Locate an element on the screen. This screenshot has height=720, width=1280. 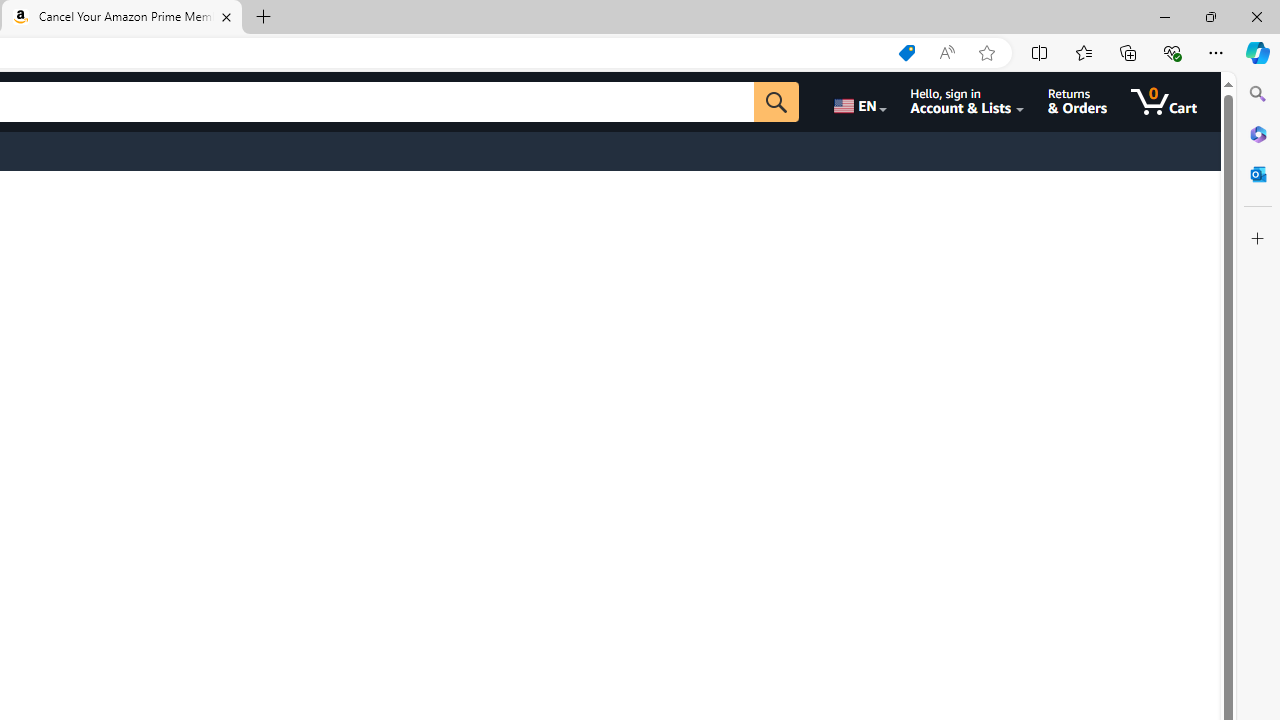
'Returns & Orders' is located at coordinates (1076, 101).